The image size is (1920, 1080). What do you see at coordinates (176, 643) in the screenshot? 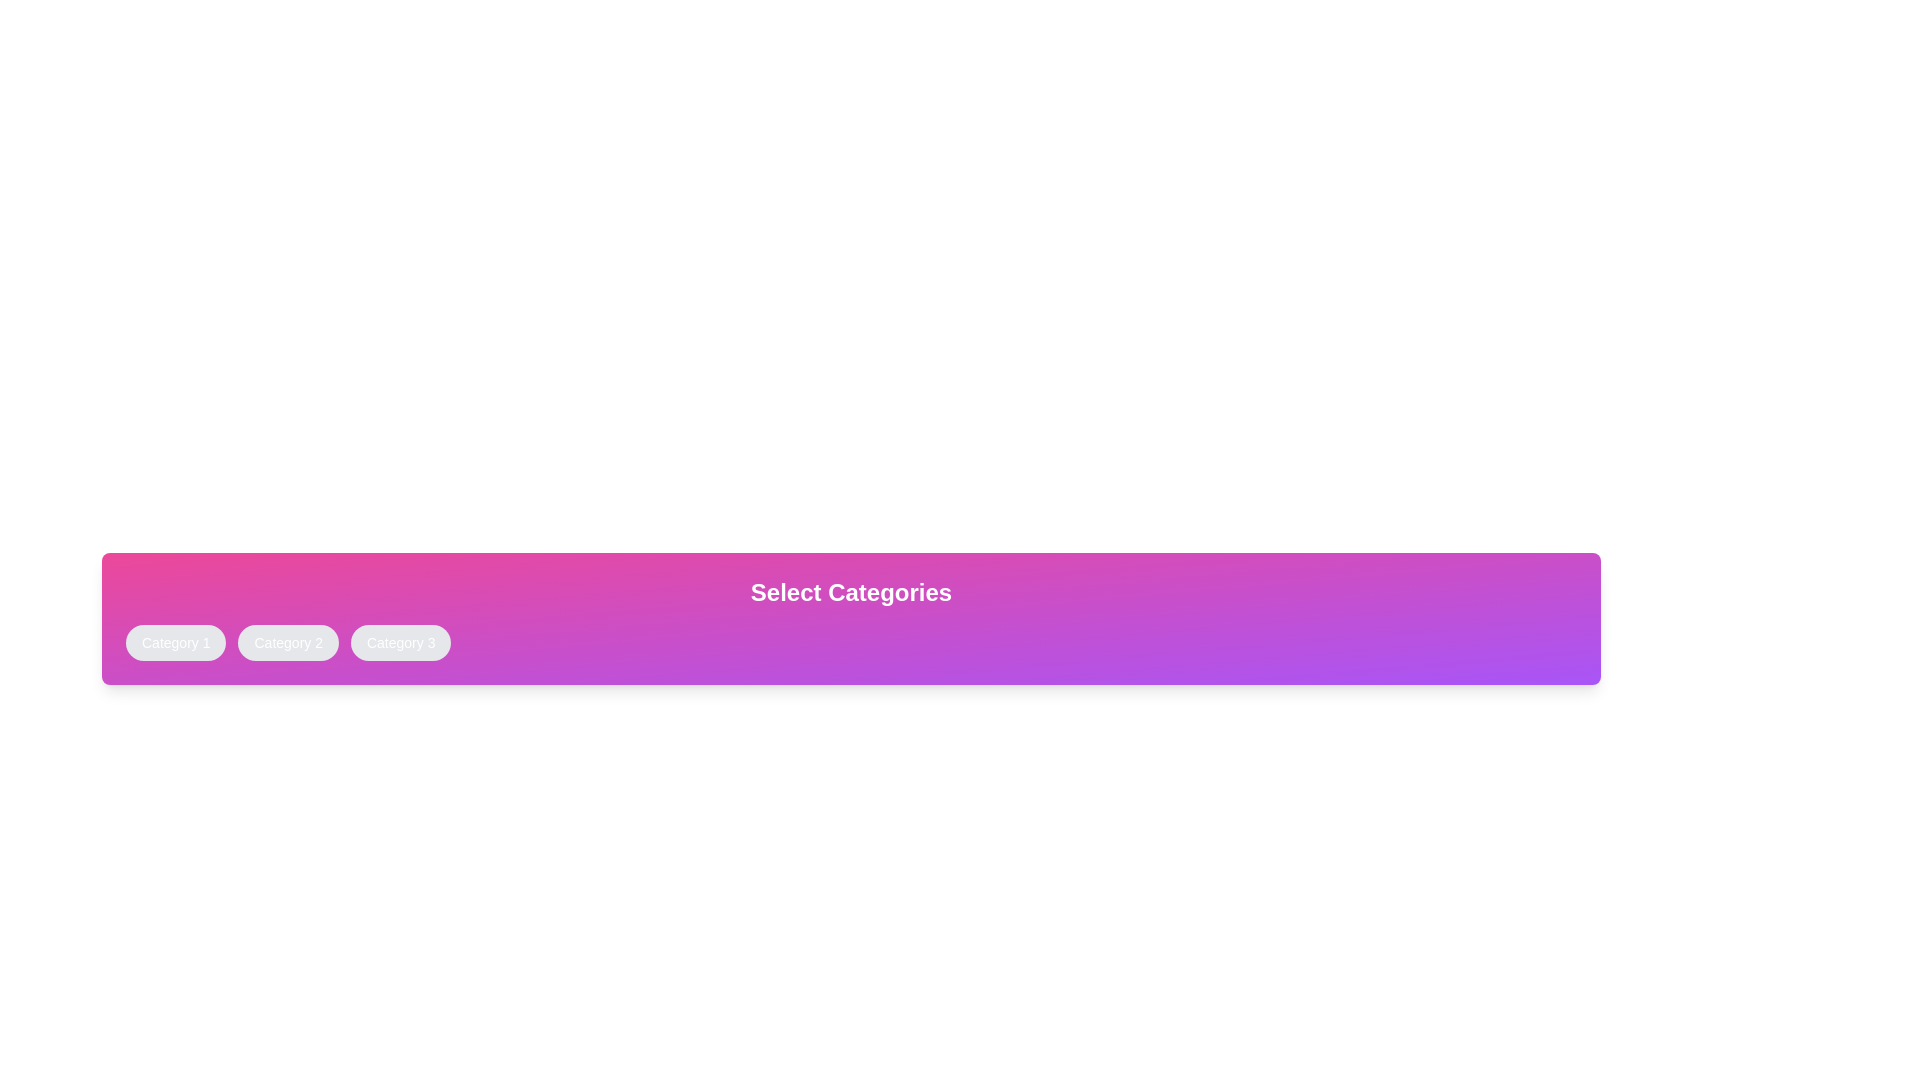
I see `the button corresponding to Category 1 to toggle its active state` at bounding box center [176, 643].